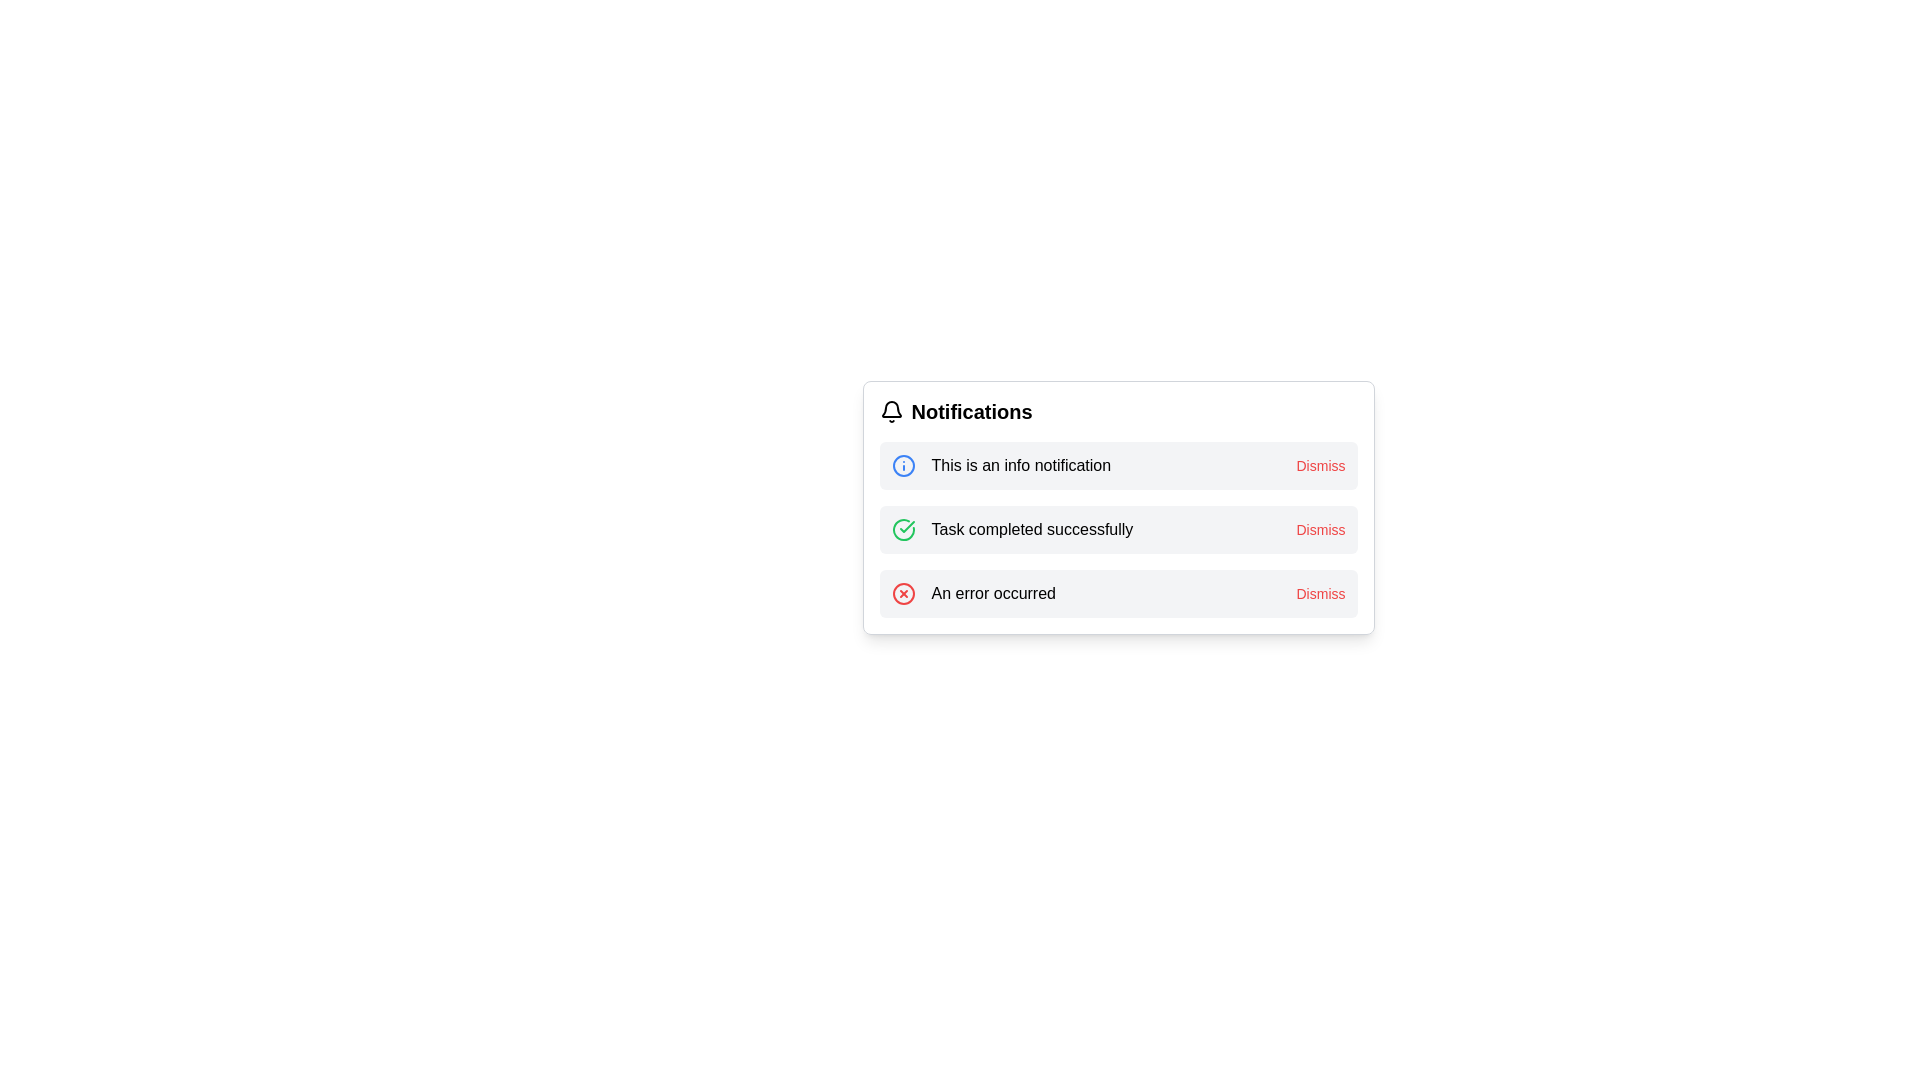 The width and height of the screenshot is (1920, 1080). What do you see at coordinates (1021, 466) in the screenshot?
I see `the text label displaying the notification message 'This is an info notification', which is located to the right of a blue circular information icon` at bounding box center [1021, 466].